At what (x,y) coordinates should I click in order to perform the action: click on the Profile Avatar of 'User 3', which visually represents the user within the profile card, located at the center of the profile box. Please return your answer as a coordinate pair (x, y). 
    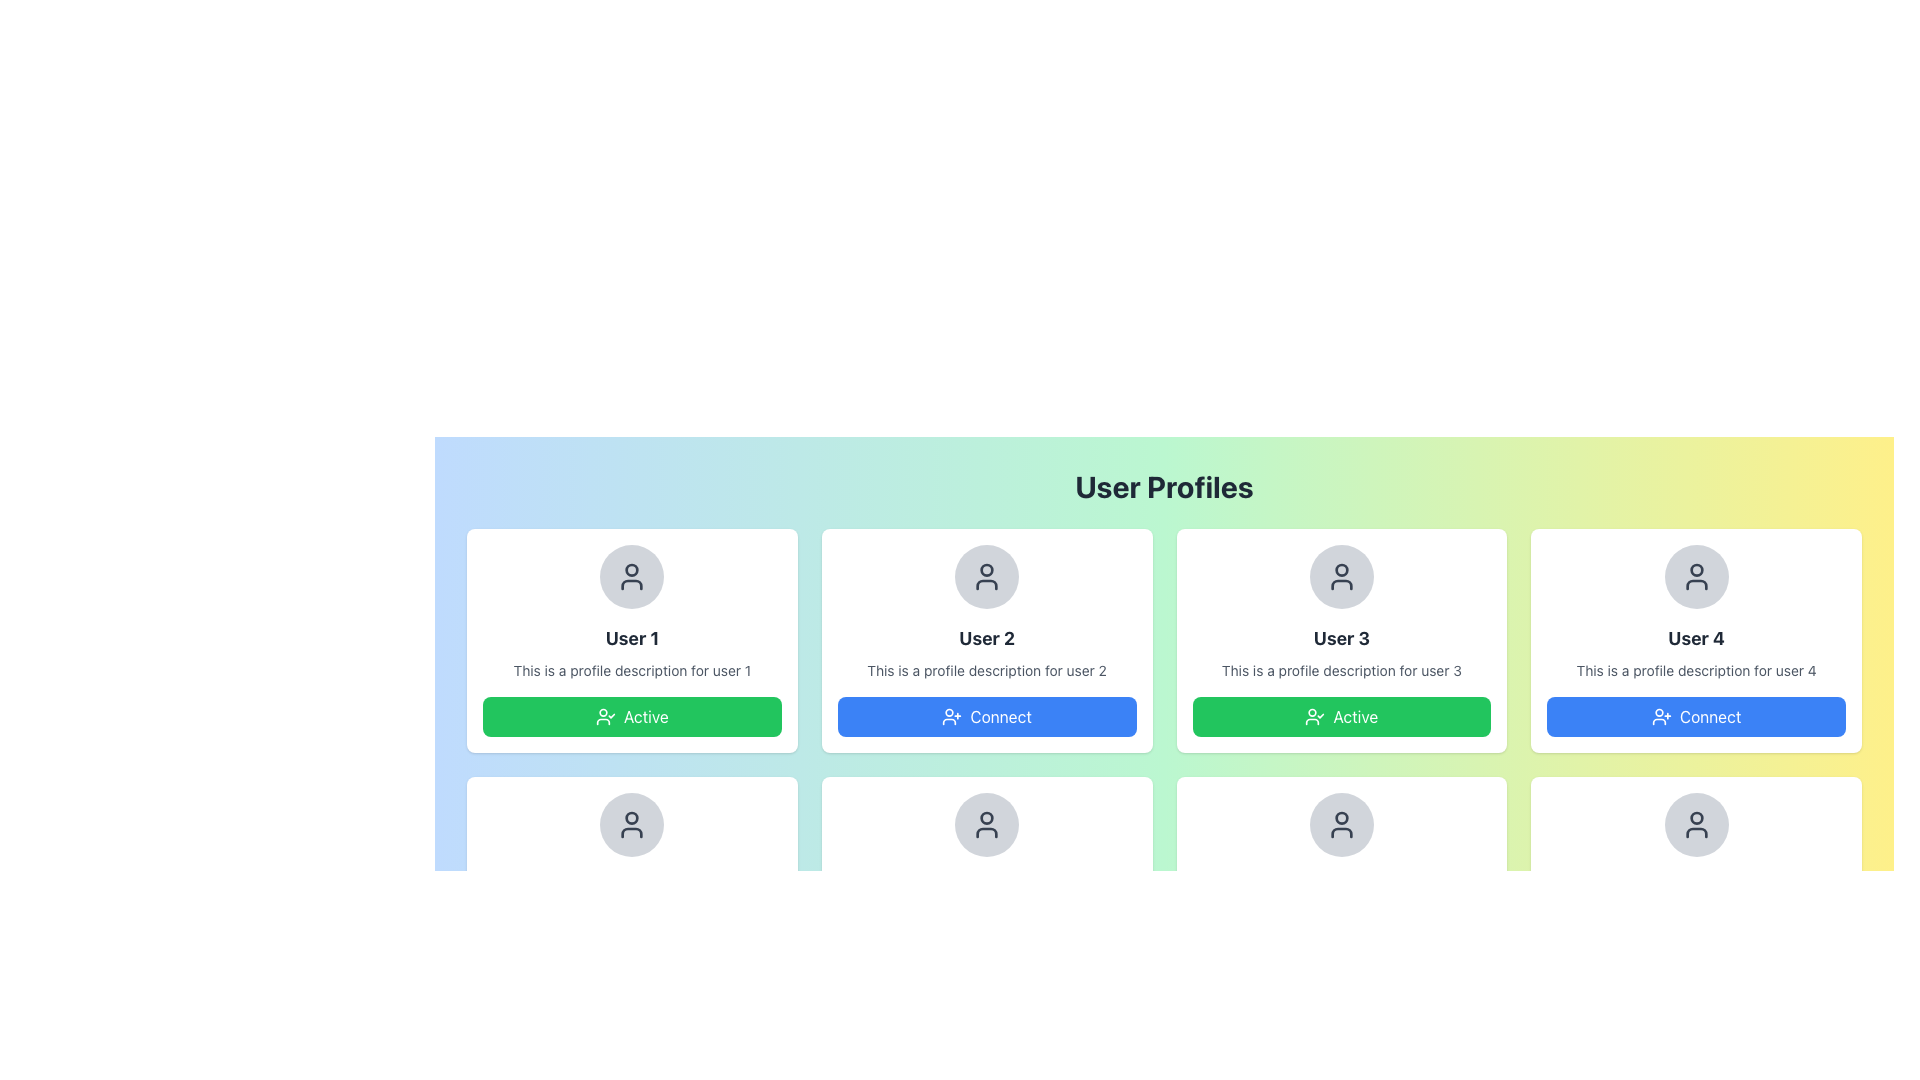
    Looking at the image, I should click on (1341, 577).